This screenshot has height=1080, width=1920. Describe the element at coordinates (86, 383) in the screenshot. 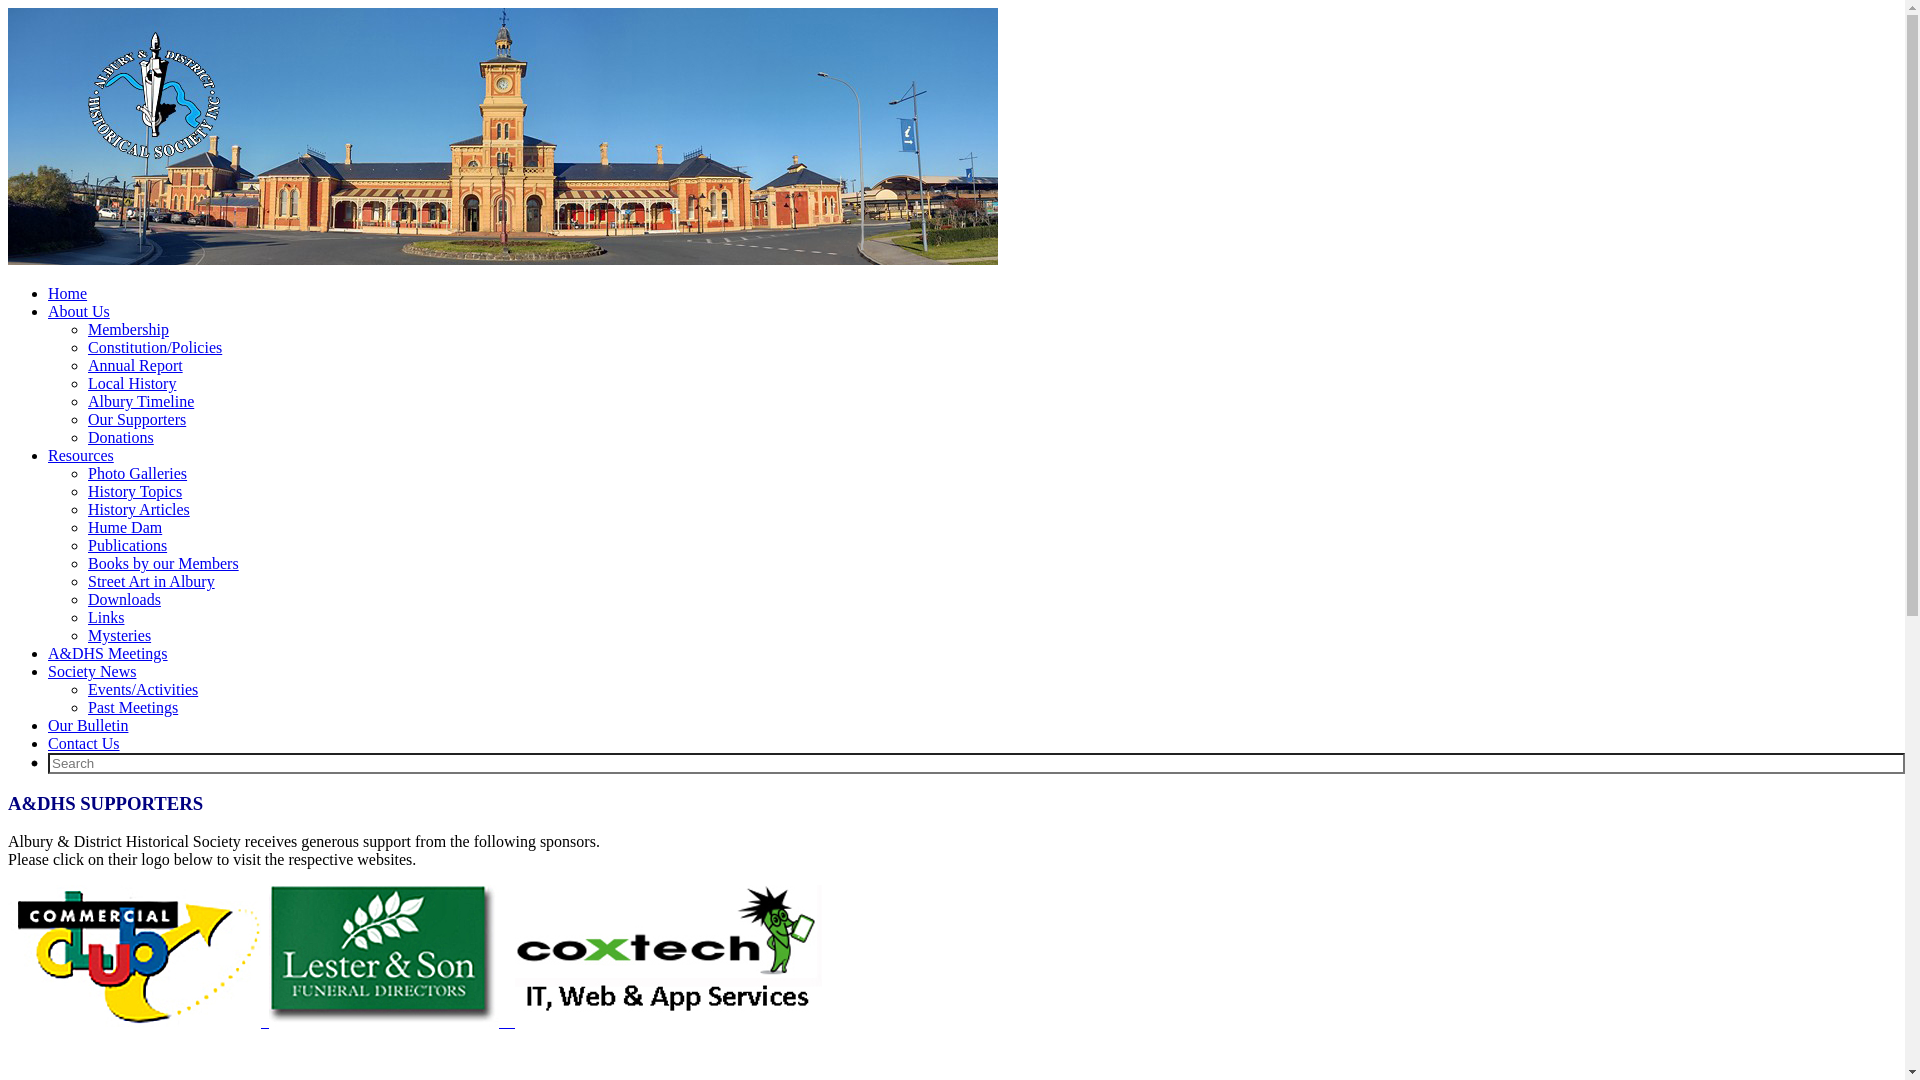

I see `'Local History'` at that location.